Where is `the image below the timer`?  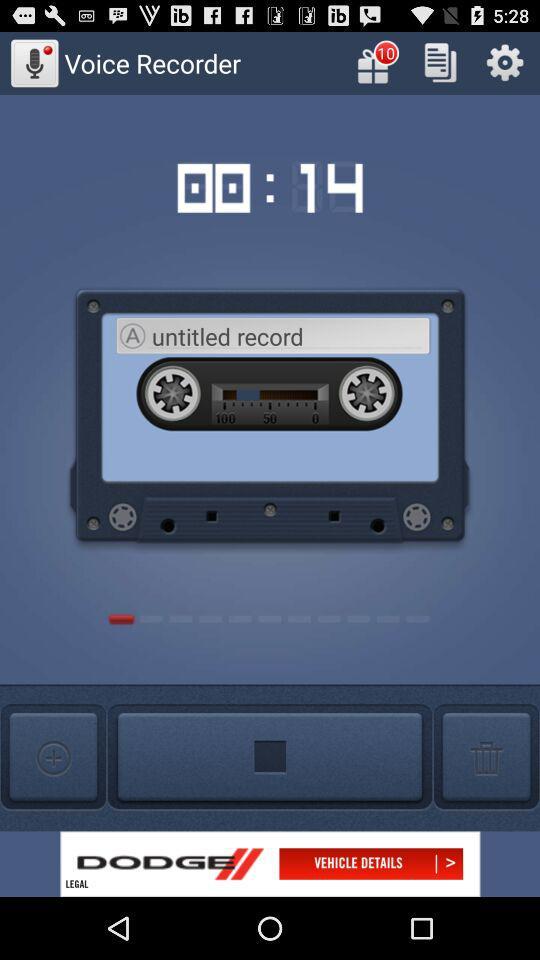 the image below the timer is located at coordinates (269, 410).